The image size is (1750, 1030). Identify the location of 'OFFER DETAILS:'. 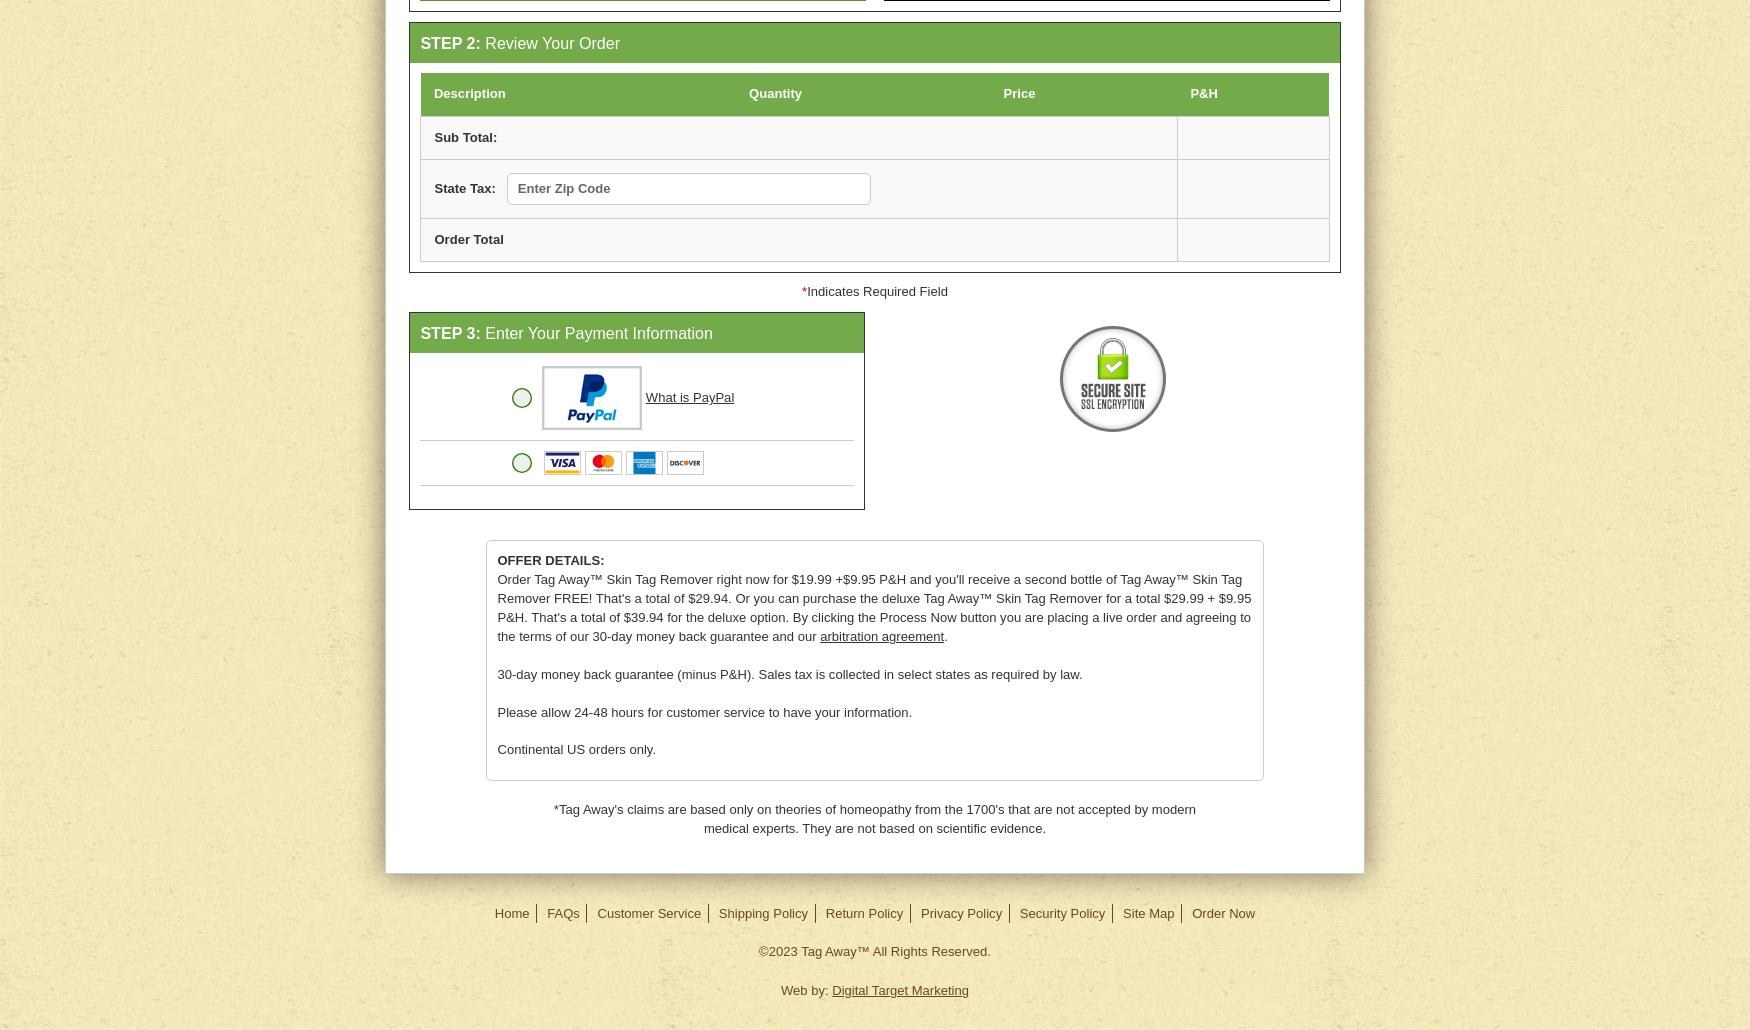
(549, 560).